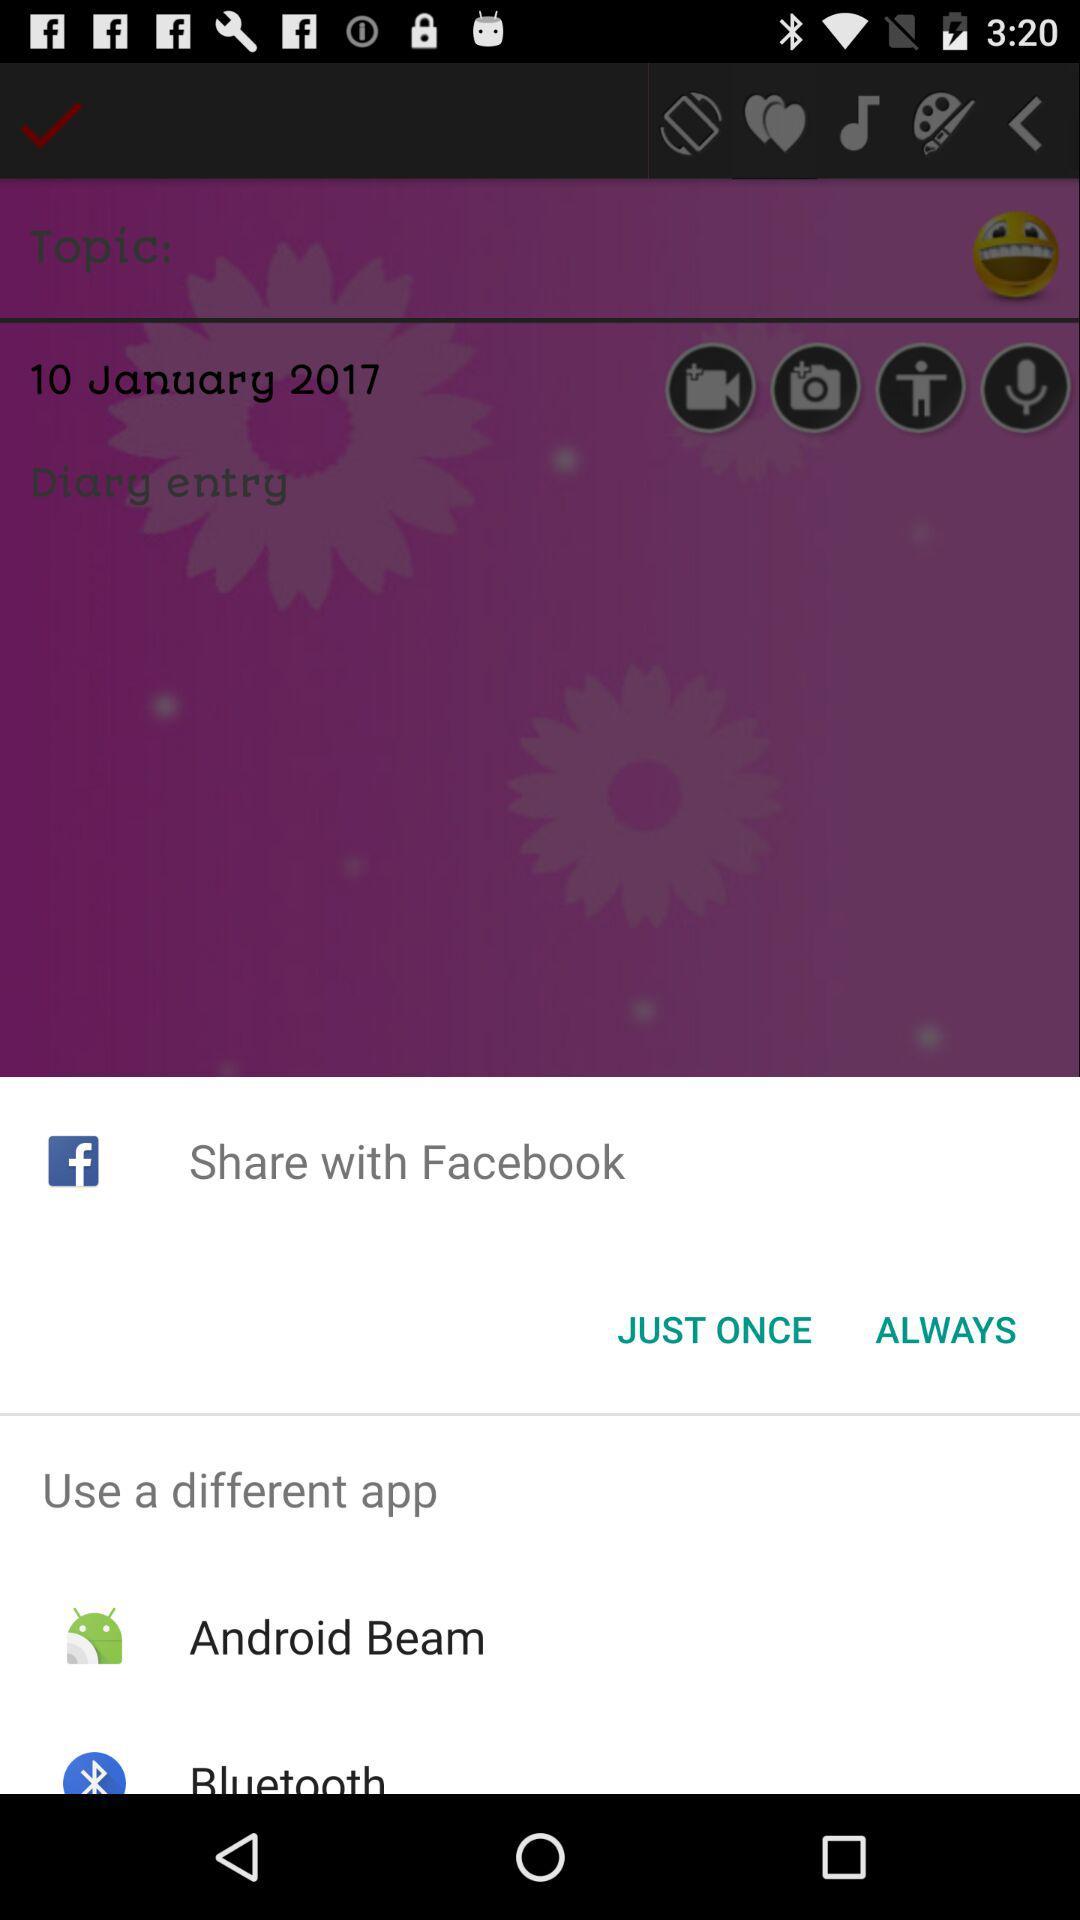 The width and height of the screenshot is (1080, 1920). Describe the element at coordinates (288, 1772) in the screenshot. I see `the icon below the android beam icon` at that location.